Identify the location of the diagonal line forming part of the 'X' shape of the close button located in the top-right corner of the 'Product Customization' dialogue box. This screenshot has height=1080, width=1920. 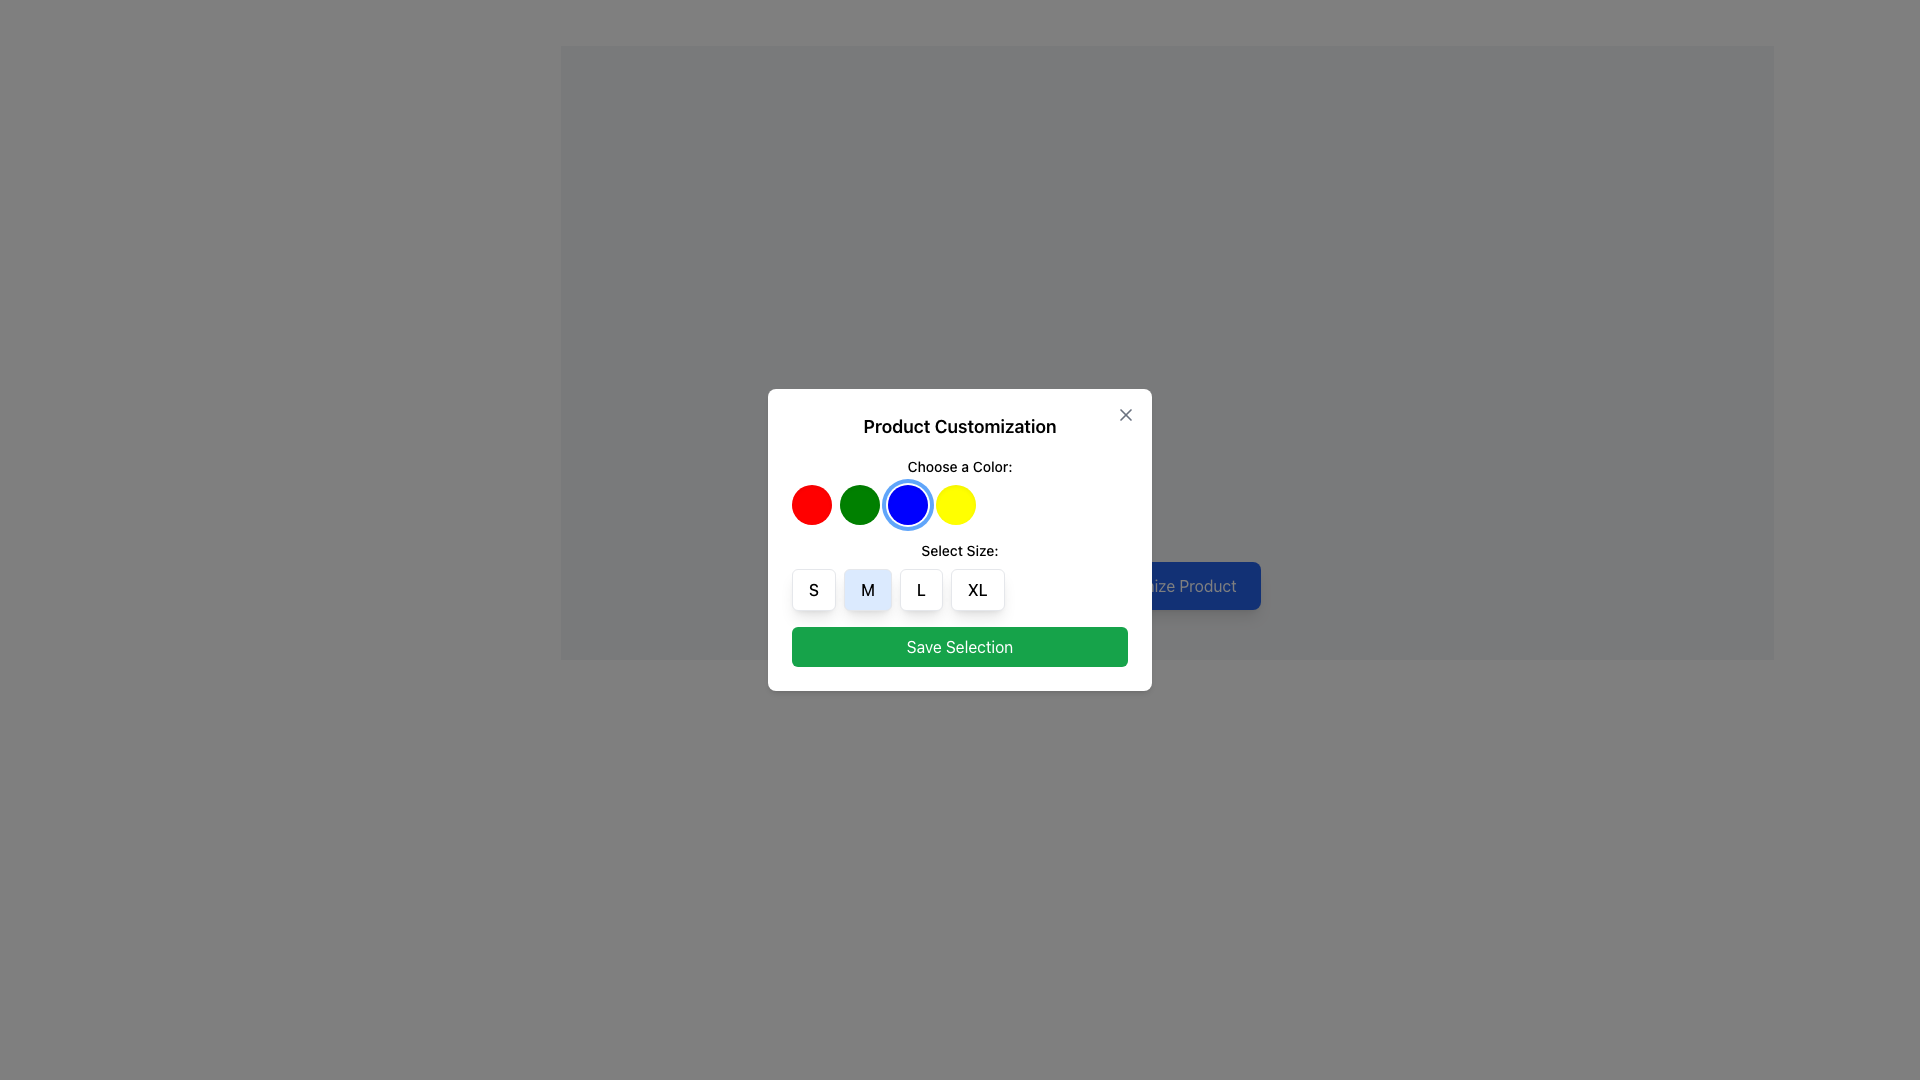
(1126, 414).